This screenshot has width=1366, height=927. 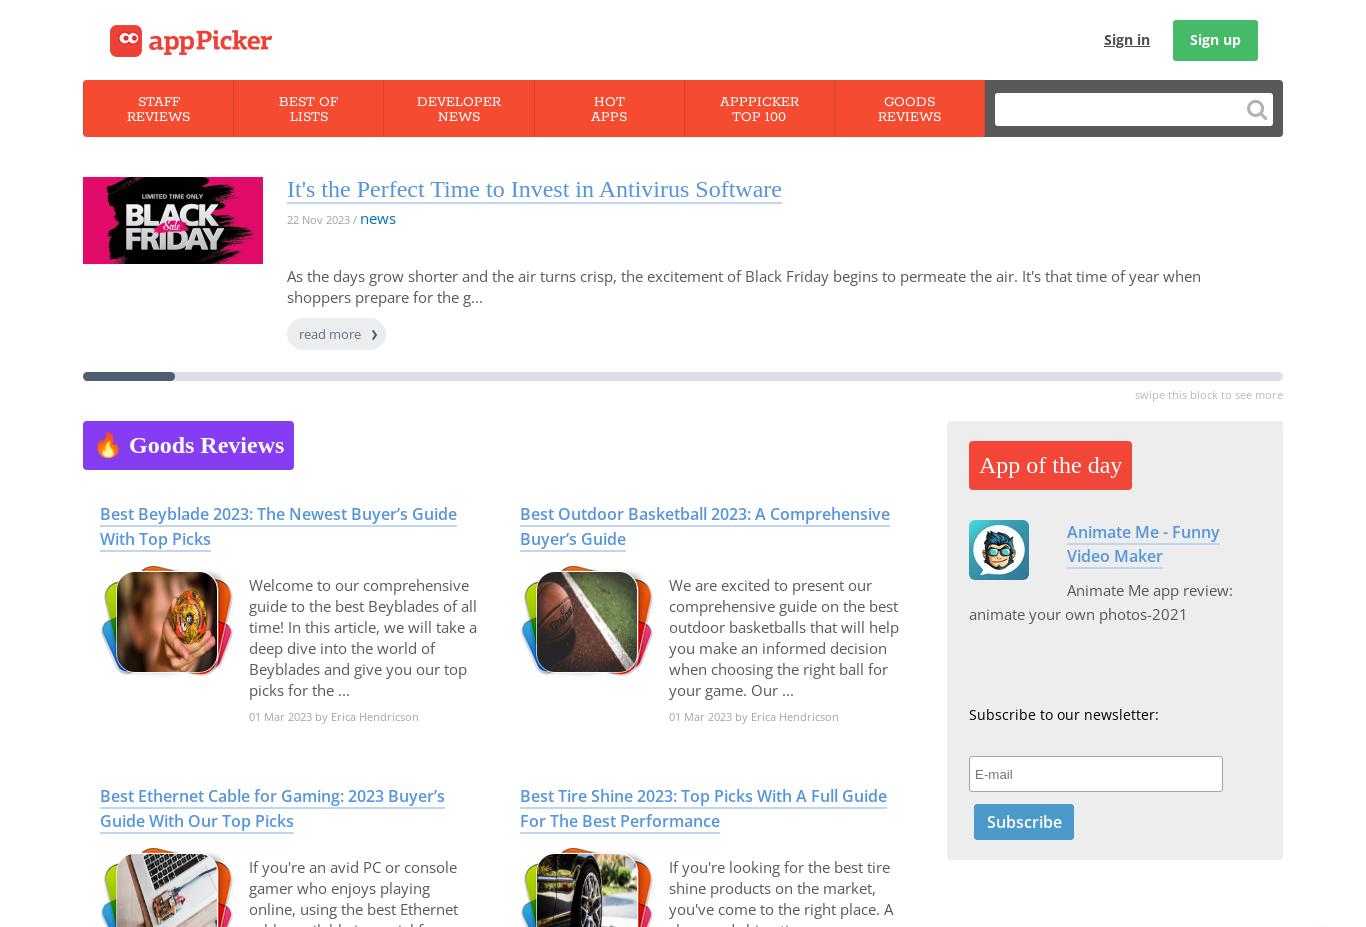 I want to click on 'Goods', so click(x=907, y=101).